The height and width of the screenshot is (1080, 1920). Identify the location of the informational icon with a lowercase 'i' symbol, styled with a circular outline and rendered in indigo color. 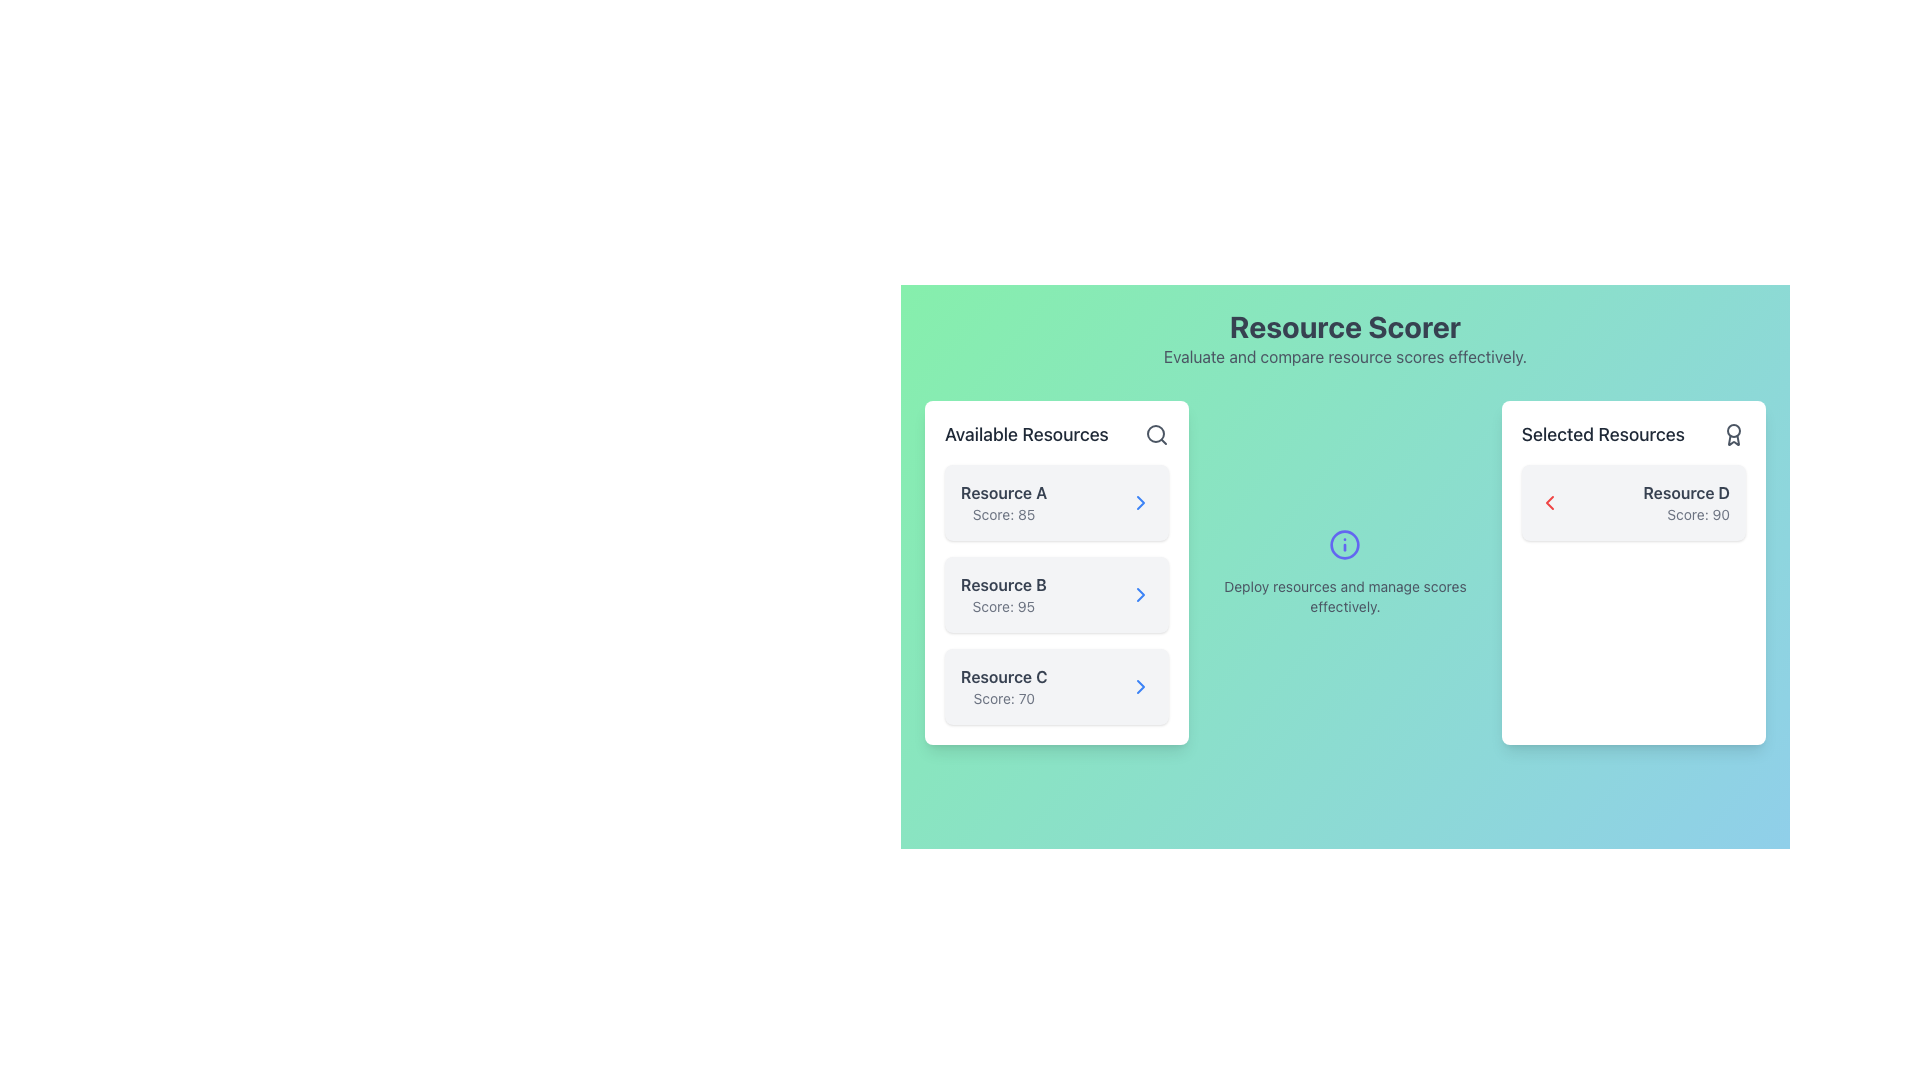
(1345, 544).